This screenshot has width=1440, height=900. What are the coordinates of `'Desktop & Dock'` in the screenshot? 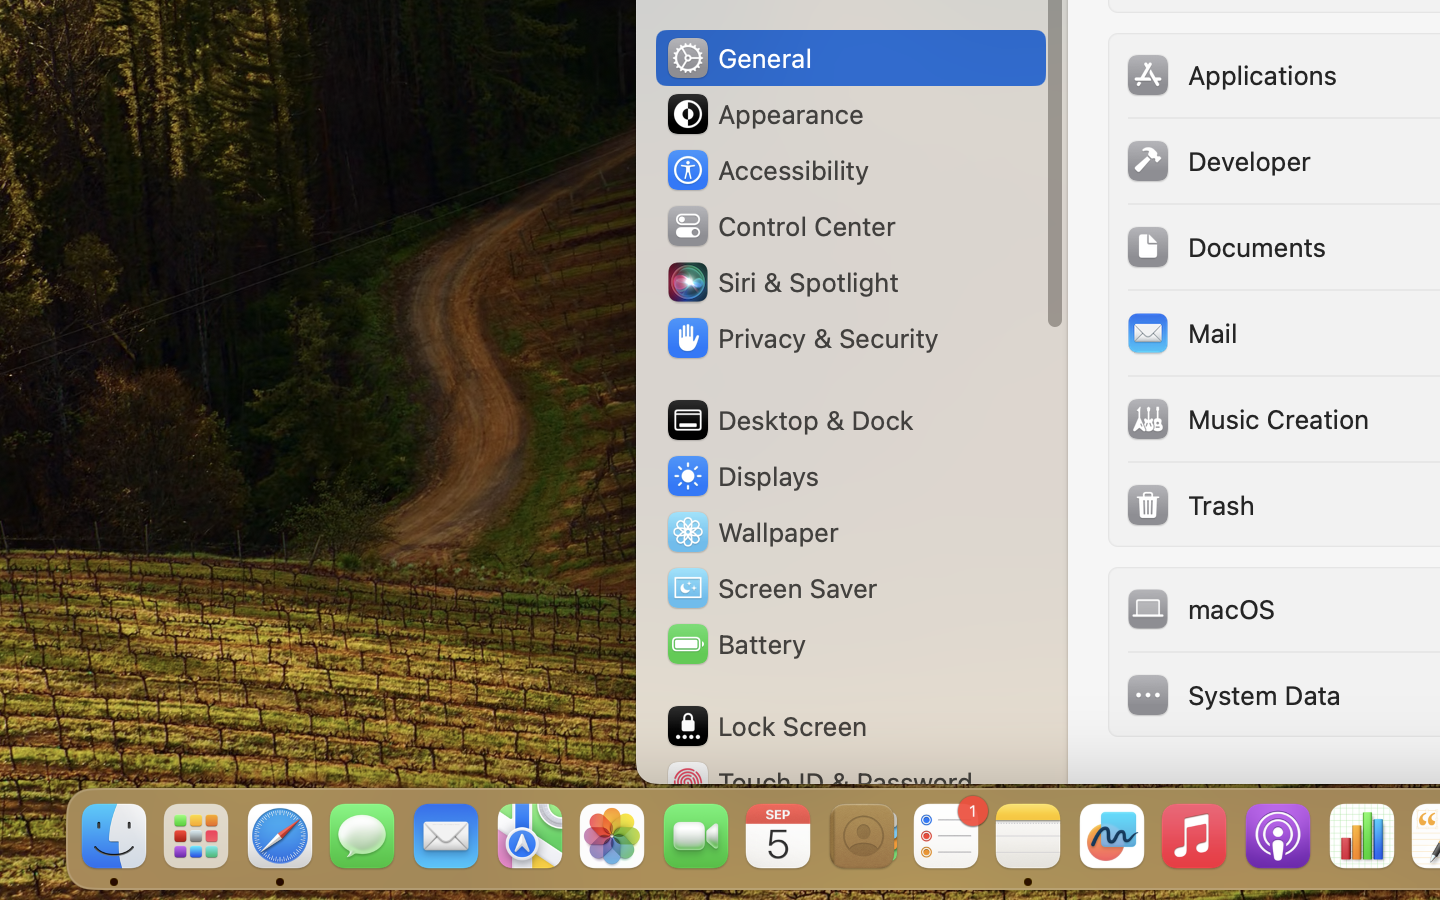 It's located at (788, 420).